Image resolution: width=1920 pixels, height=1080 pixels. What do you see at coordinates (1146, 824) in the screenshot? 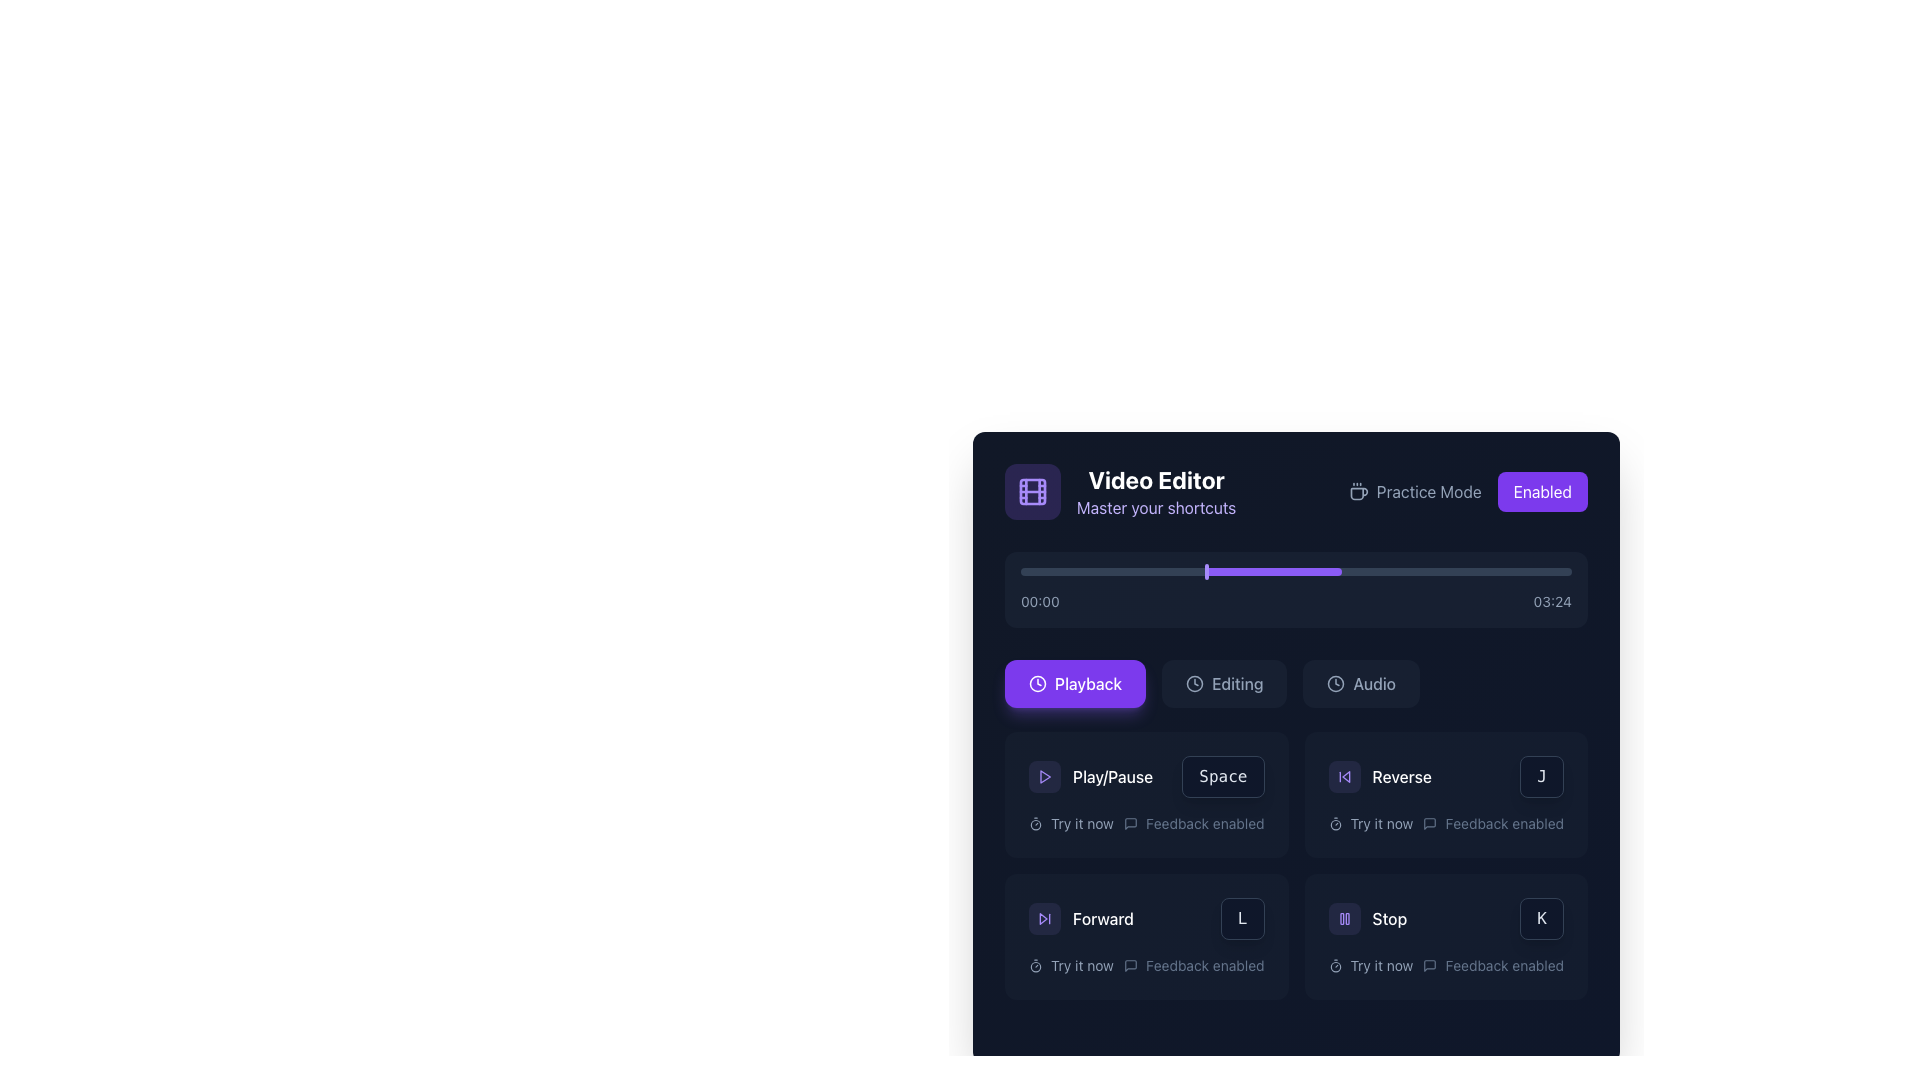
I see `the 'Try it now' button in the text display featuring 'Try it now' and 'Feedback enabled', located under the 'Video Editor' section, below the 'Play/Pause' and 'Space' buttons` at bounding box center [1146, 824].